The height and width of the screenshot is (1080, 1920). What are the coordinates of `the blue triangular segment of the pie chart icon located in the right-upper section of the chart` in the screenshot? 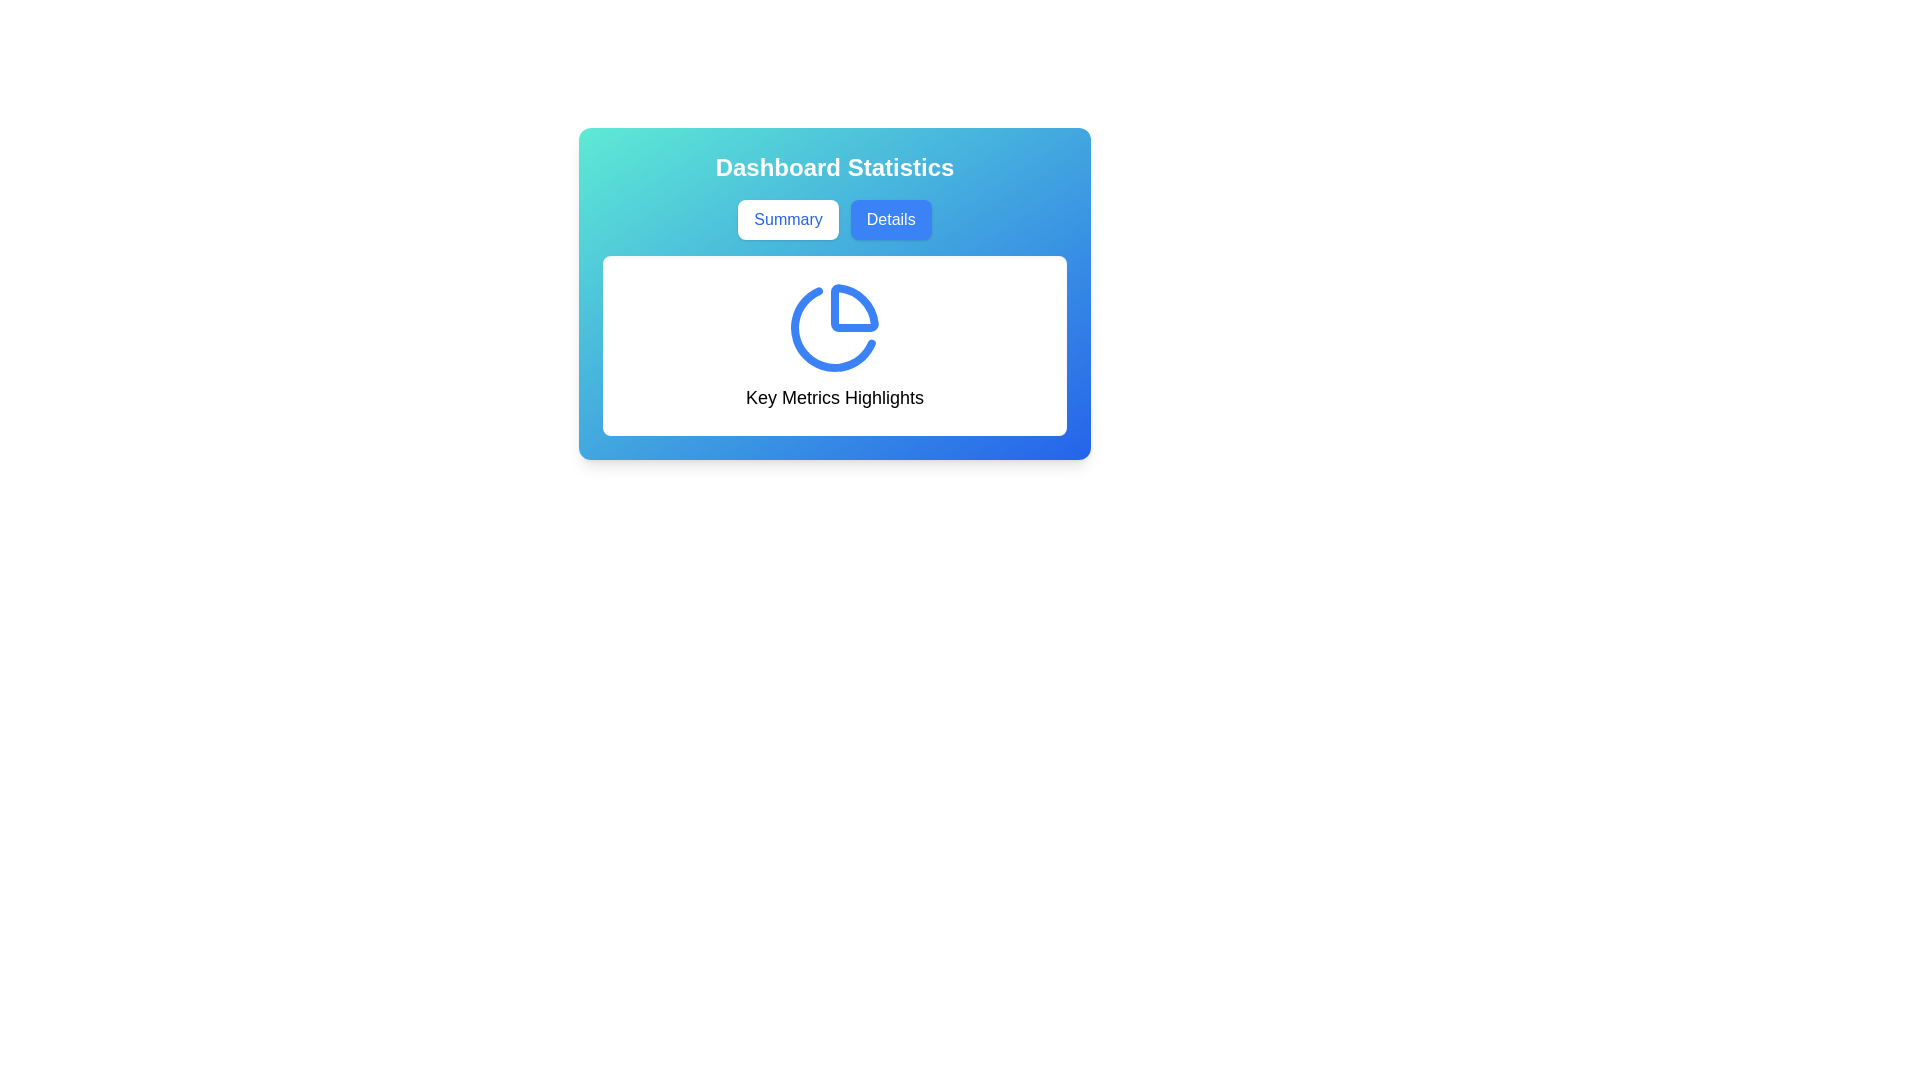 It's located at (854, 308).